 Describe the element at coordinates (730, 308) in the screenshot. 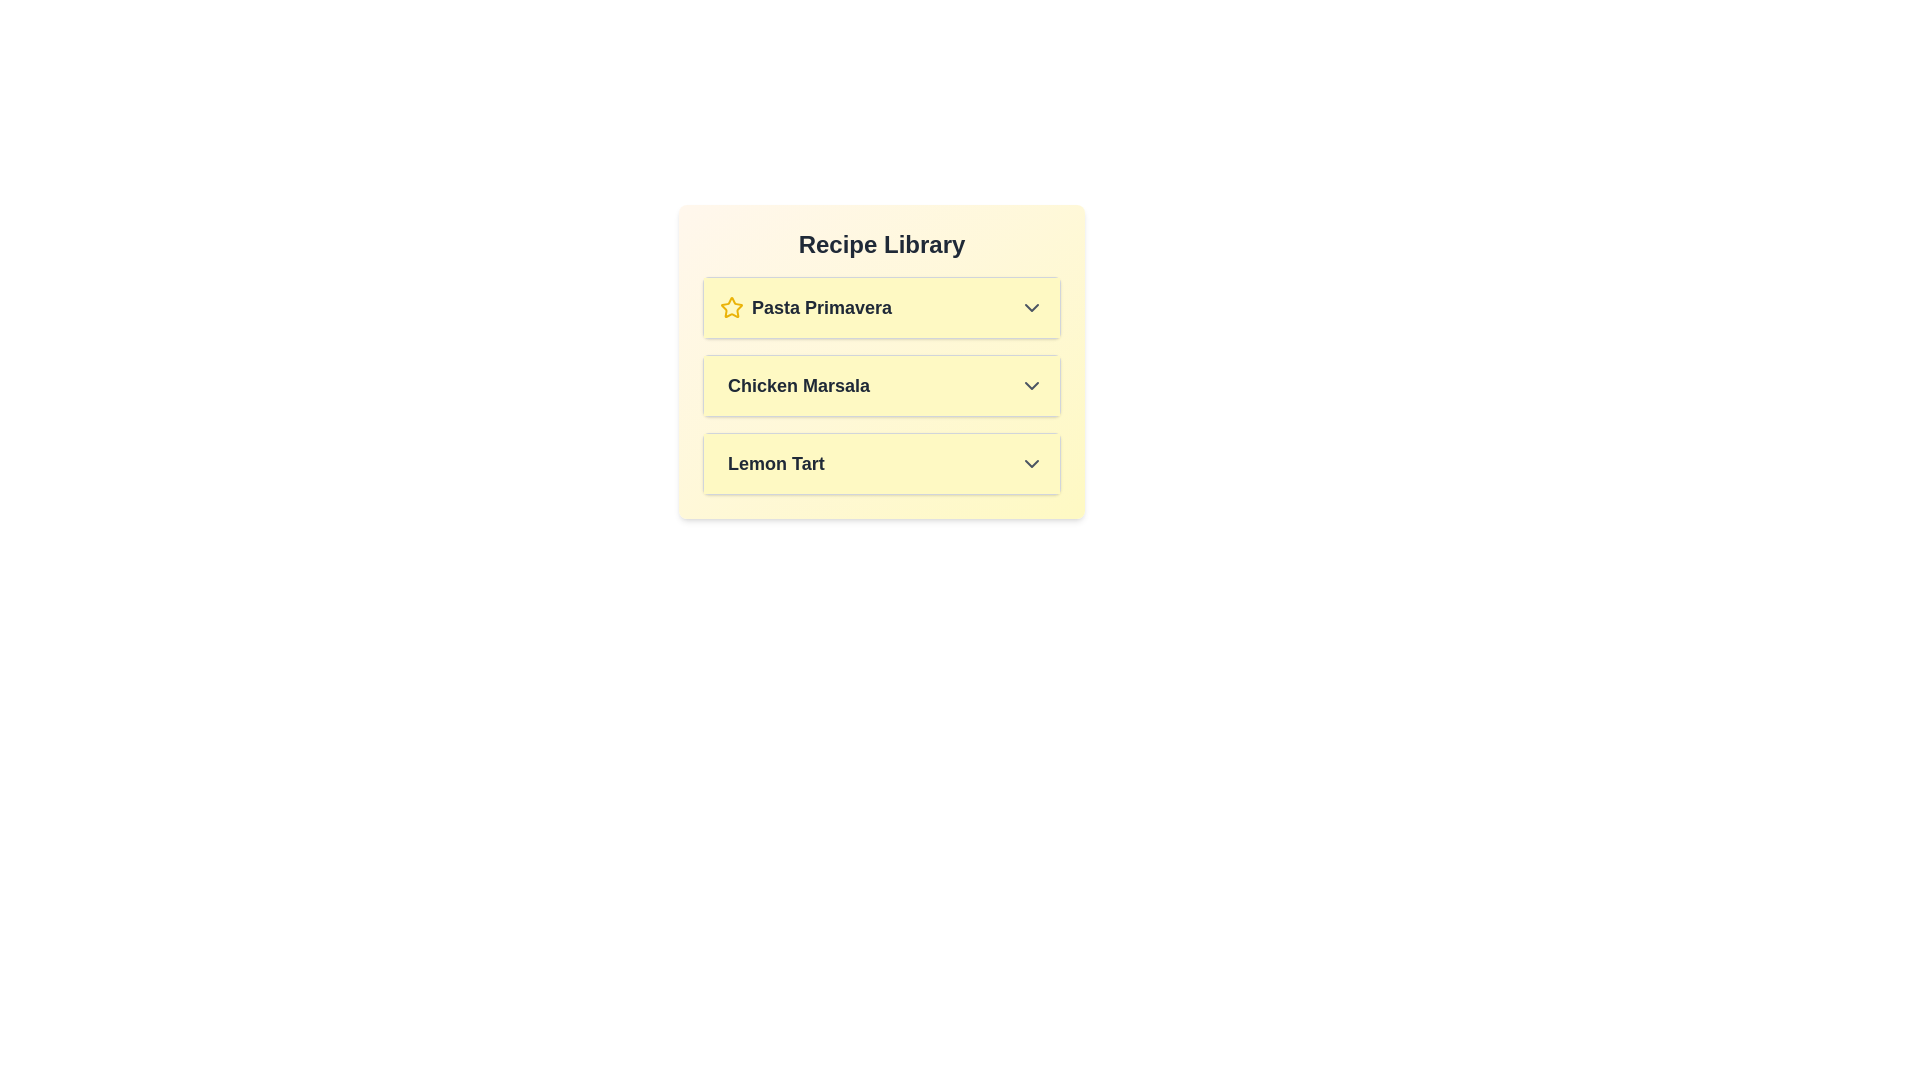

I see `the star icon next to 'Pasta Primavera' to toggle its bookmarked state` at that location.